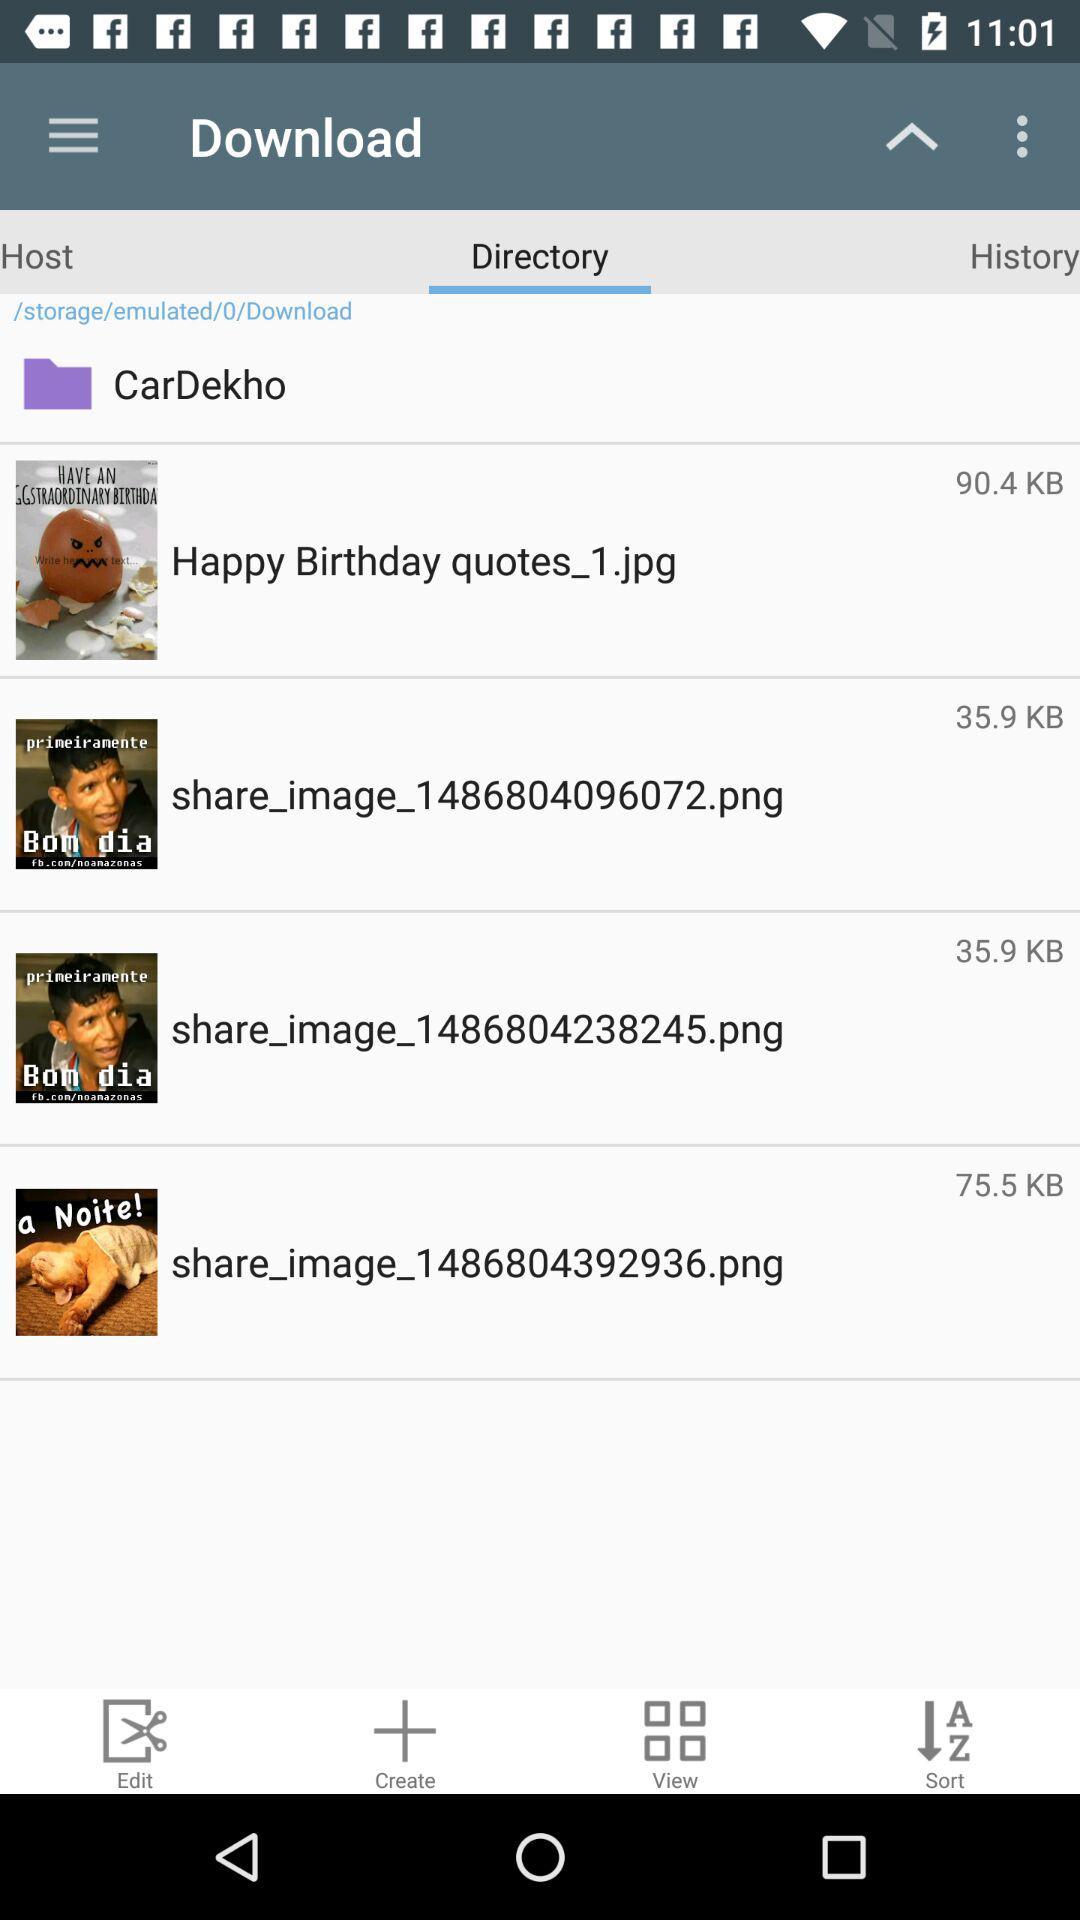 The image size is (1080, 1920). Describe the element at coordinates (135, 1740) in the screenshot. I see `edit` at that location.